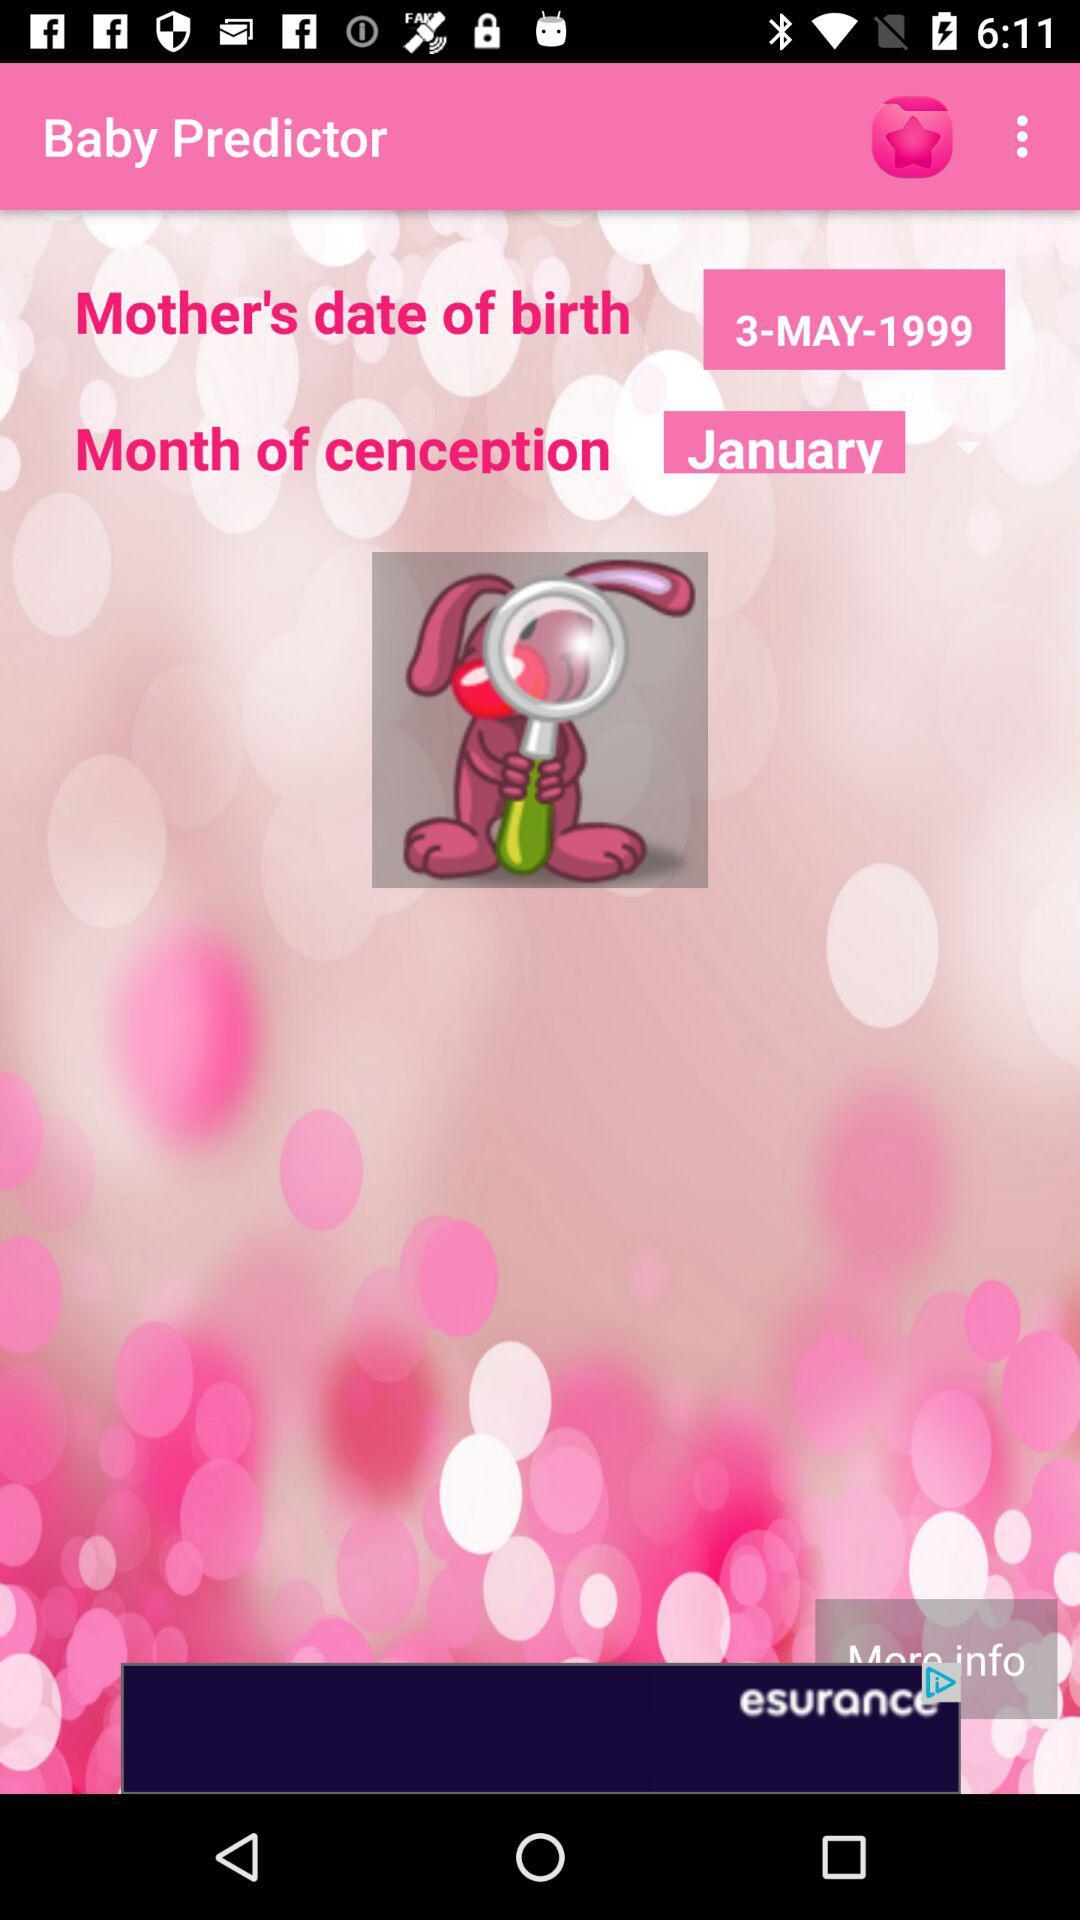 The height and width of the screenshot is (1920, 1080). Describe the element at coordinates (540, 1727) in the screenshot. I see `go next` at that location.